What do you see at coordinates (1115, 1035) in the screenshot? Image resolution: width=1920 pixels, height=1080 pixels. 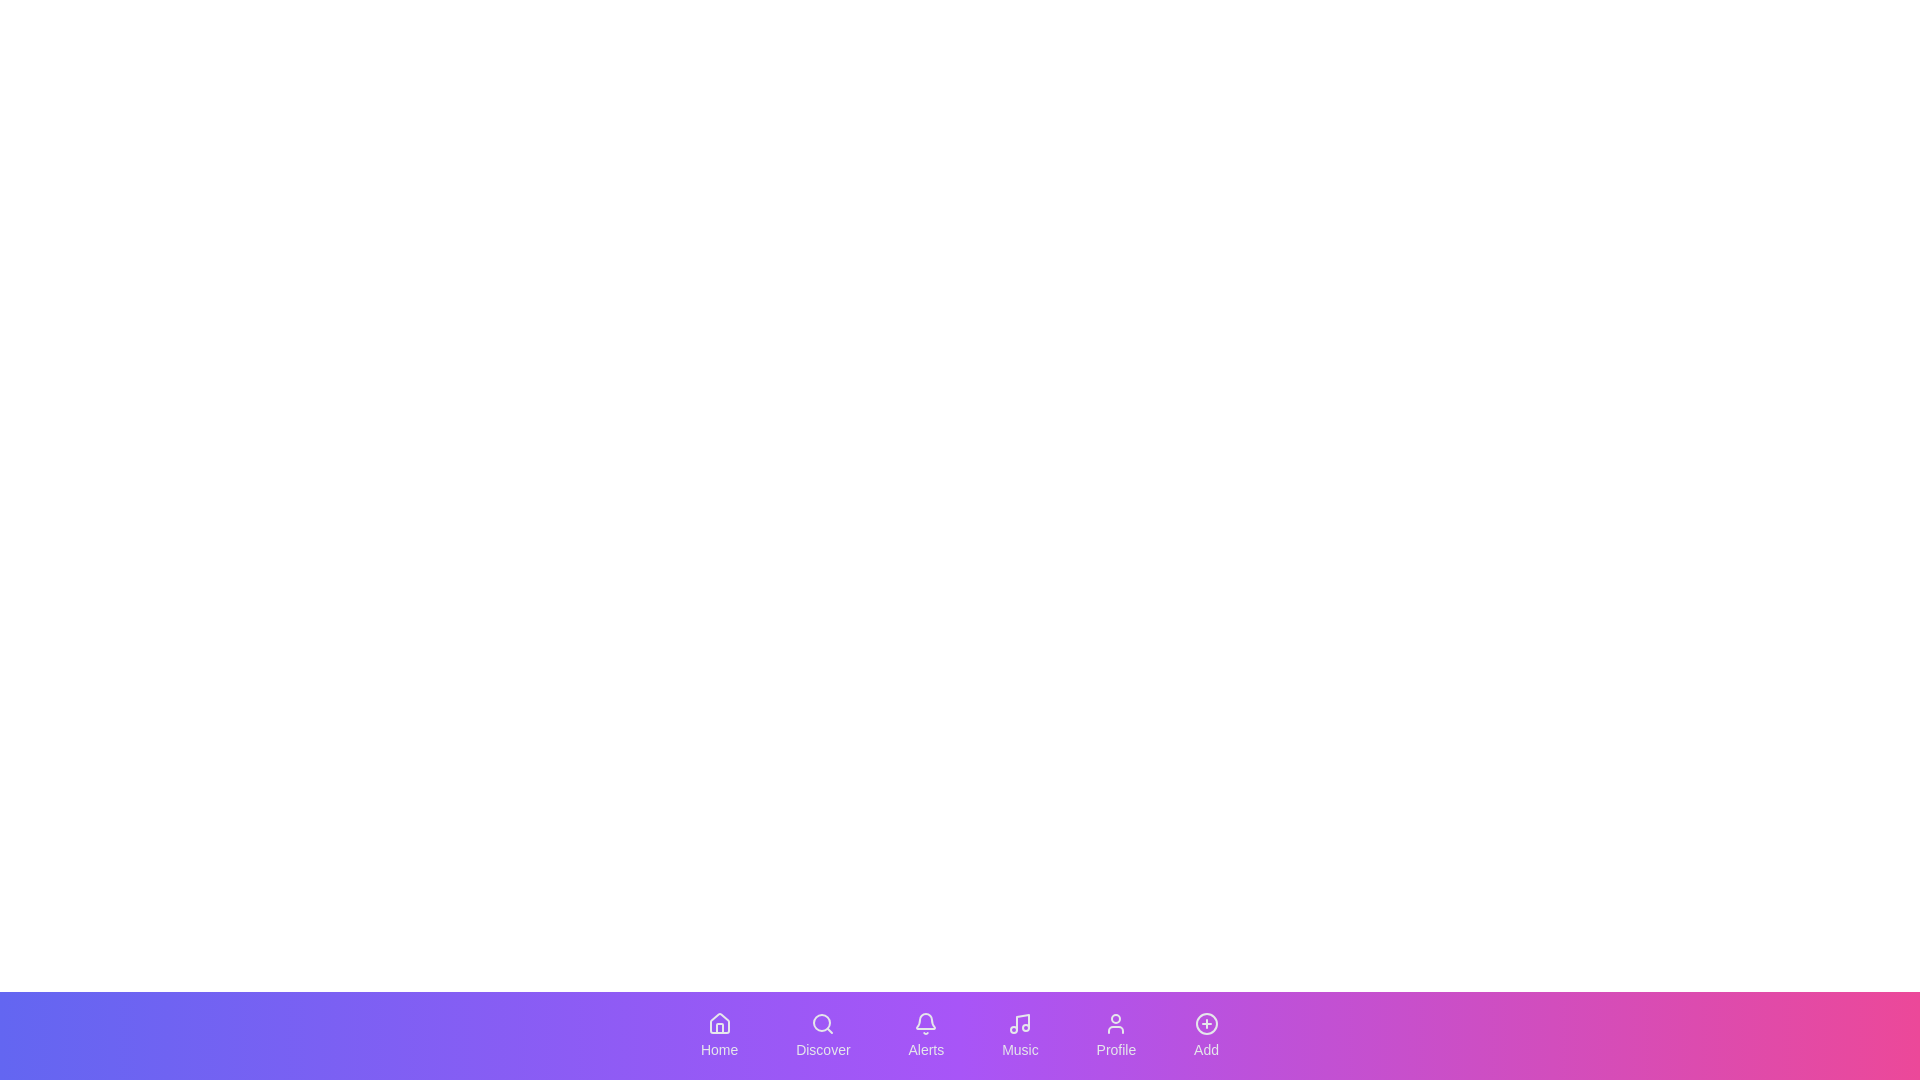 I see `the Profile tab` at bounding box center [1115, 1035].